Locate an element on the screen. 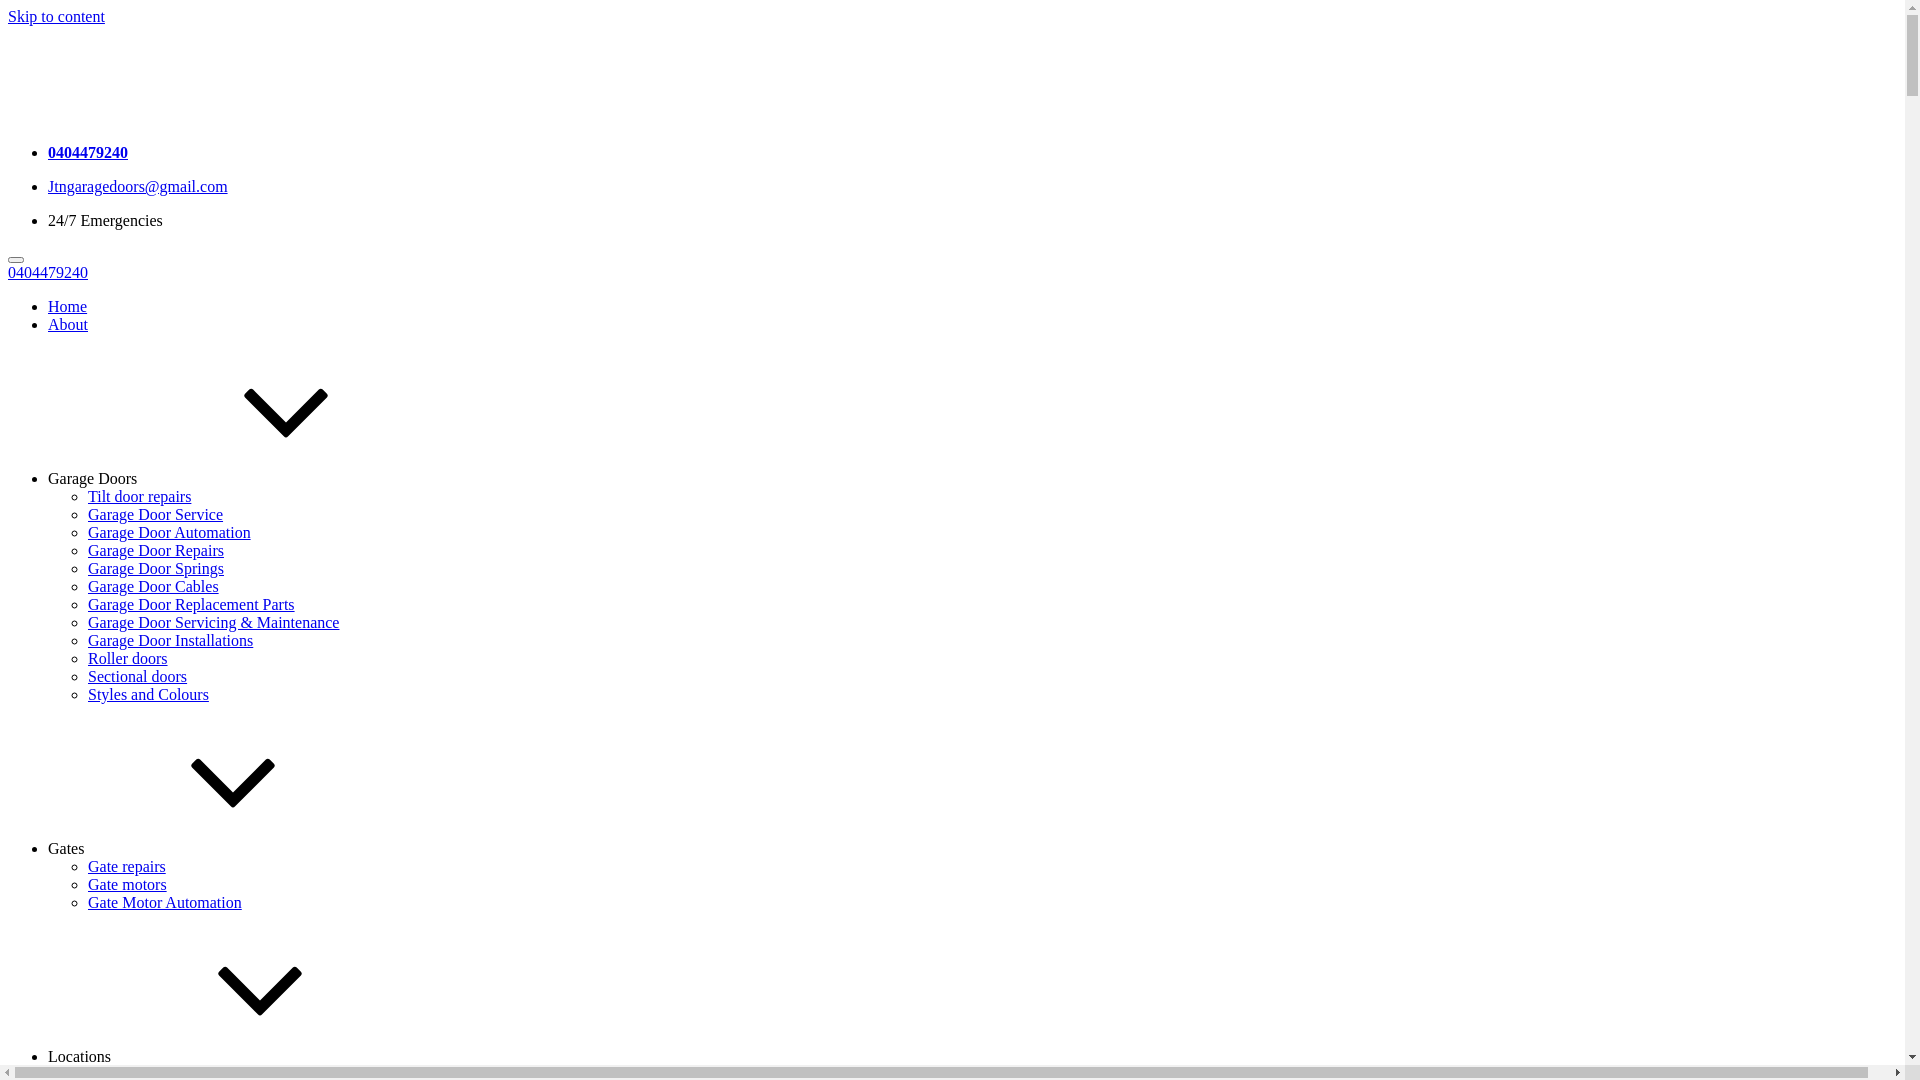 The height and width of the screenshot is (1080, 1920). 'Garage Door Cables' is located at coordinates (152, 585).